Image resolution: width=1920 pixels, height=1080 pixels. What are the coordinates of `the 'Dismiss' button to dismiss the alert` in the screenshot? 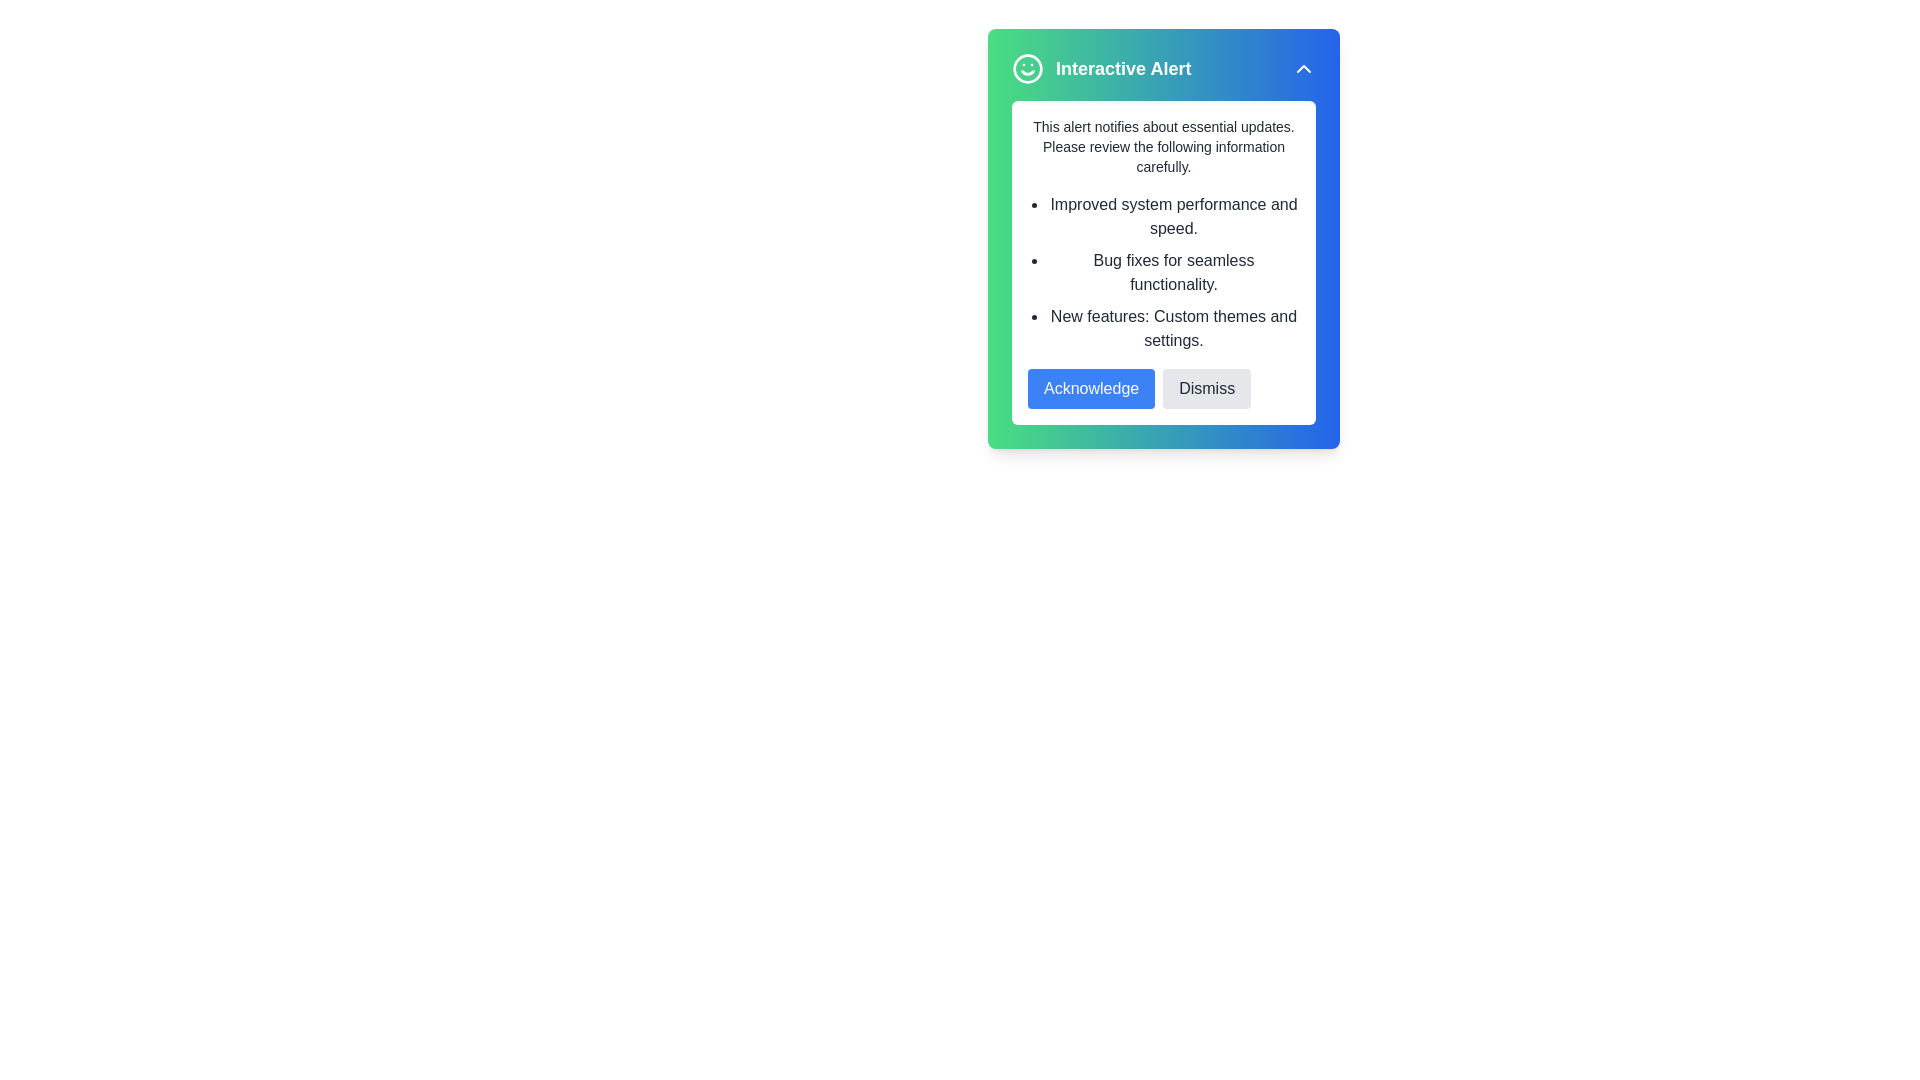 It's located at (1205, 389).